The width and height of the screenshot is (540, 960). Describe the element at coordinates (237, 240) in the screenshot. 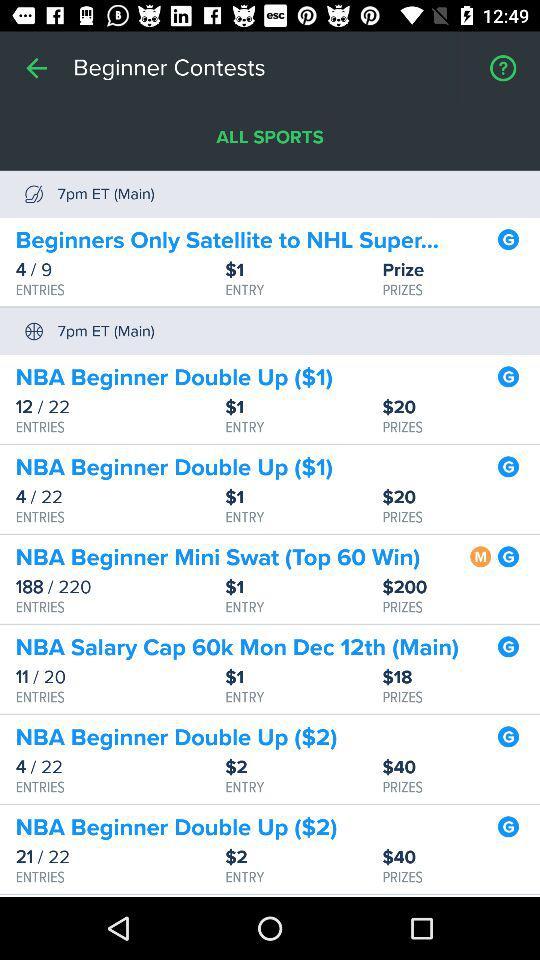

I see `icon above 4 / 9 item` at that location.